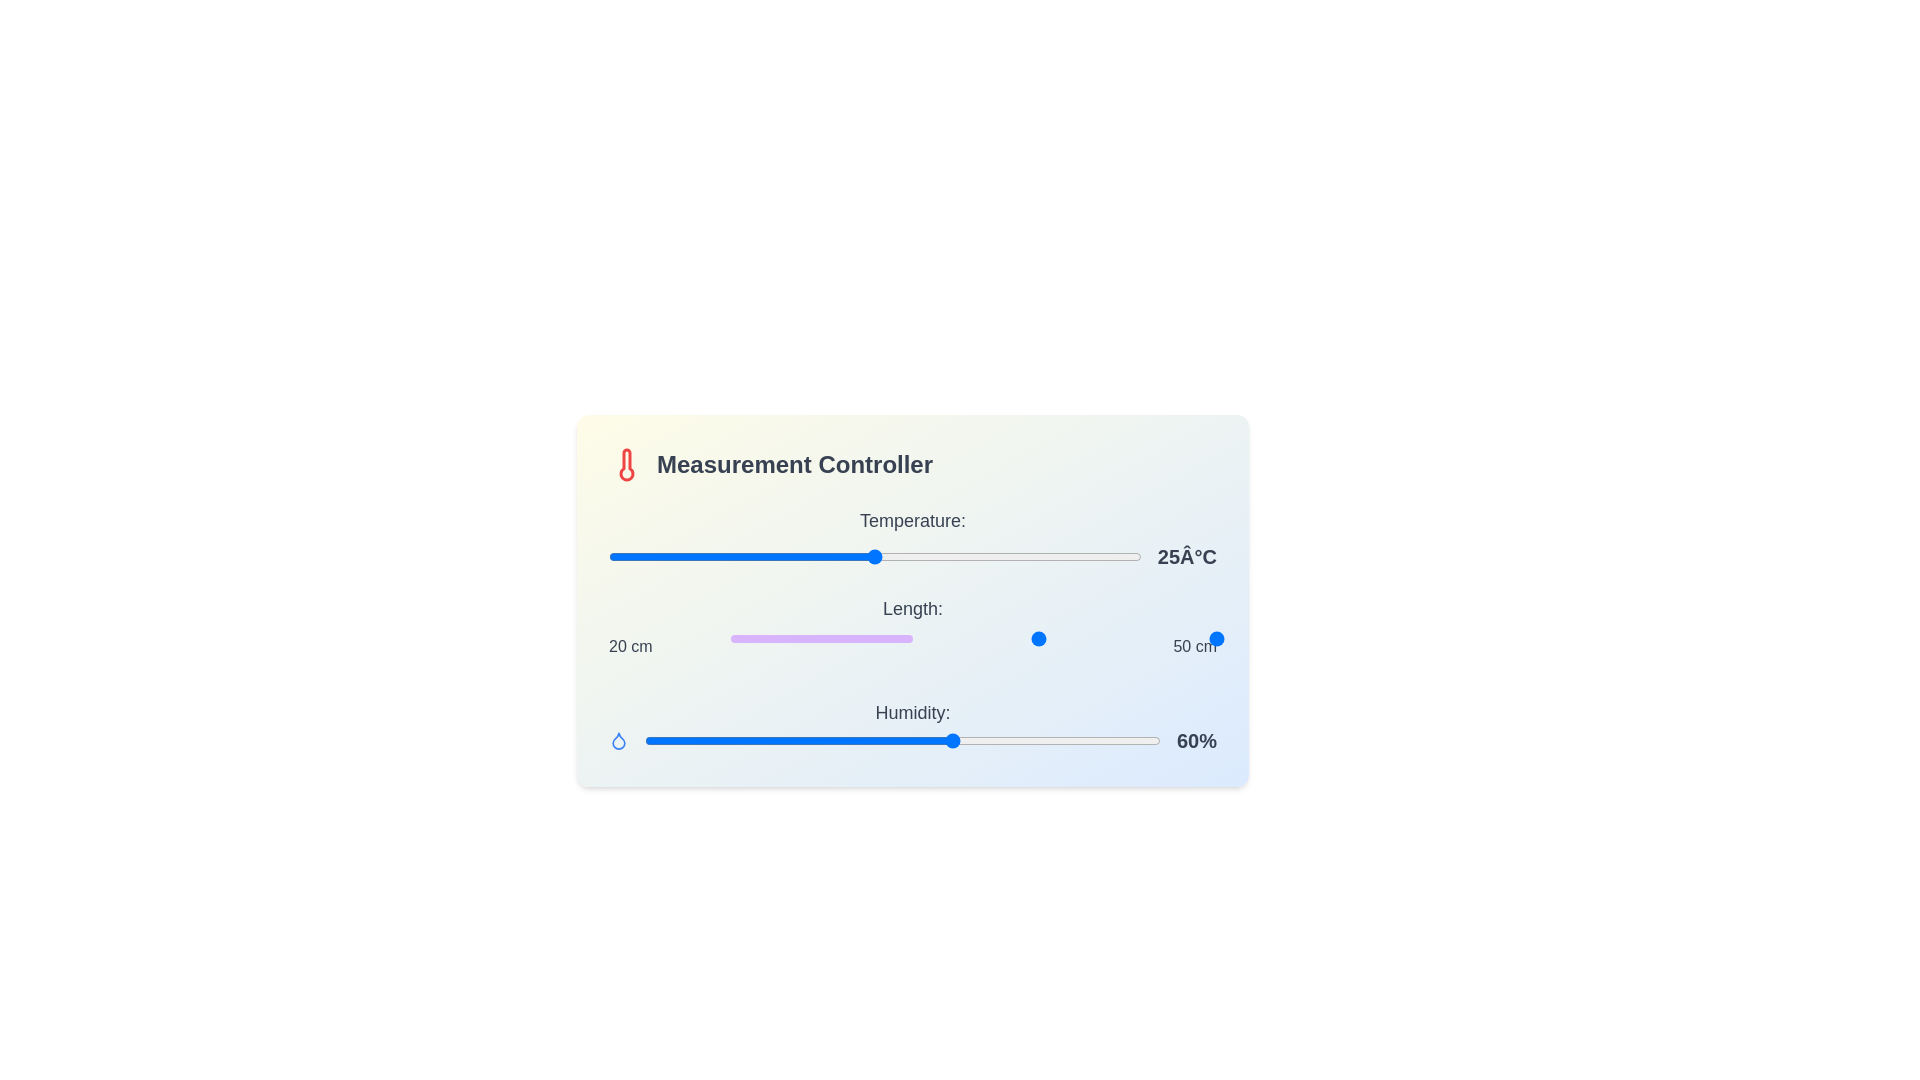  Describe the element at coordinates (1064, 639) in the screenshot. I see `the length` at that location.